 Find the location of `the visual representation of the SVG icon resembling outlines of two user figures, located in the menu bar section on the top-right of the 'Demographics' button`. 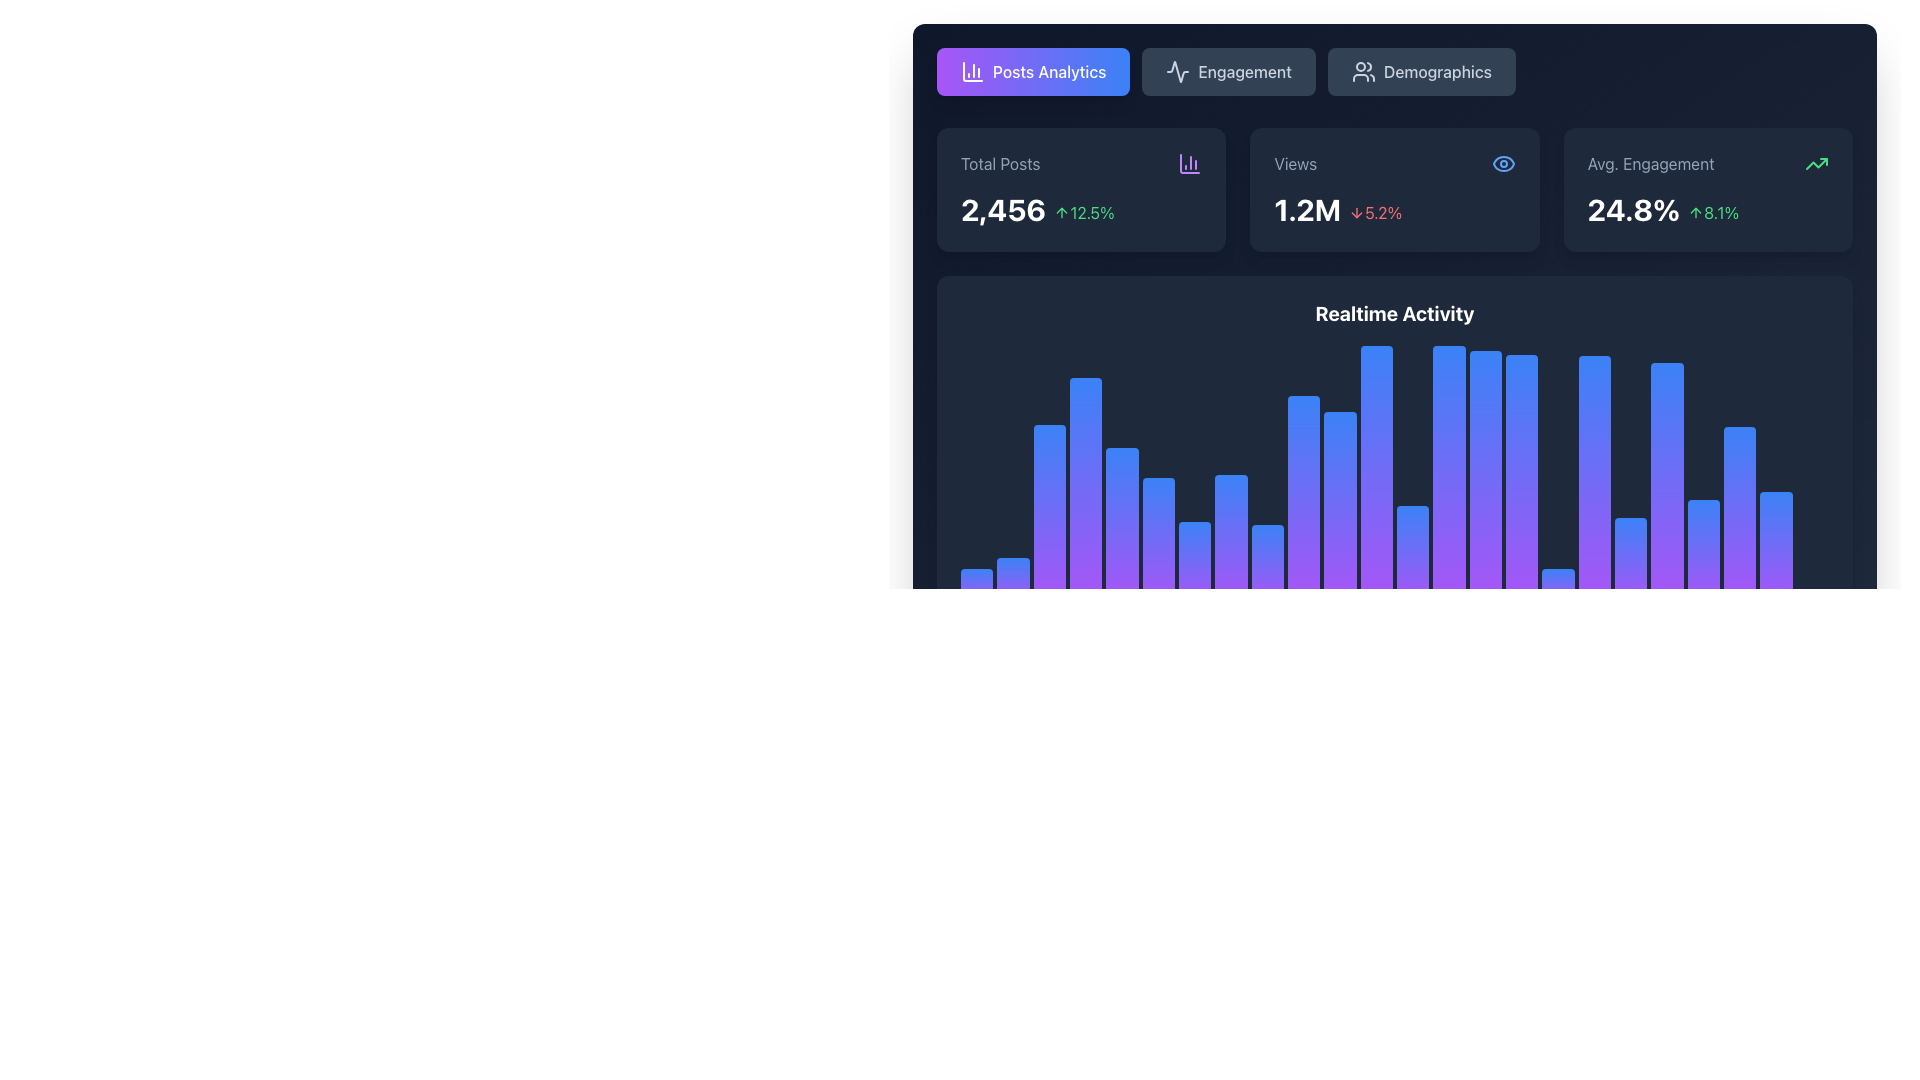

the visual representation of the SVG icon resembling outlines of two user figures, located in the menu bar section on the top-right of the 'Demographics' button is located at coordinates (1362, 71).